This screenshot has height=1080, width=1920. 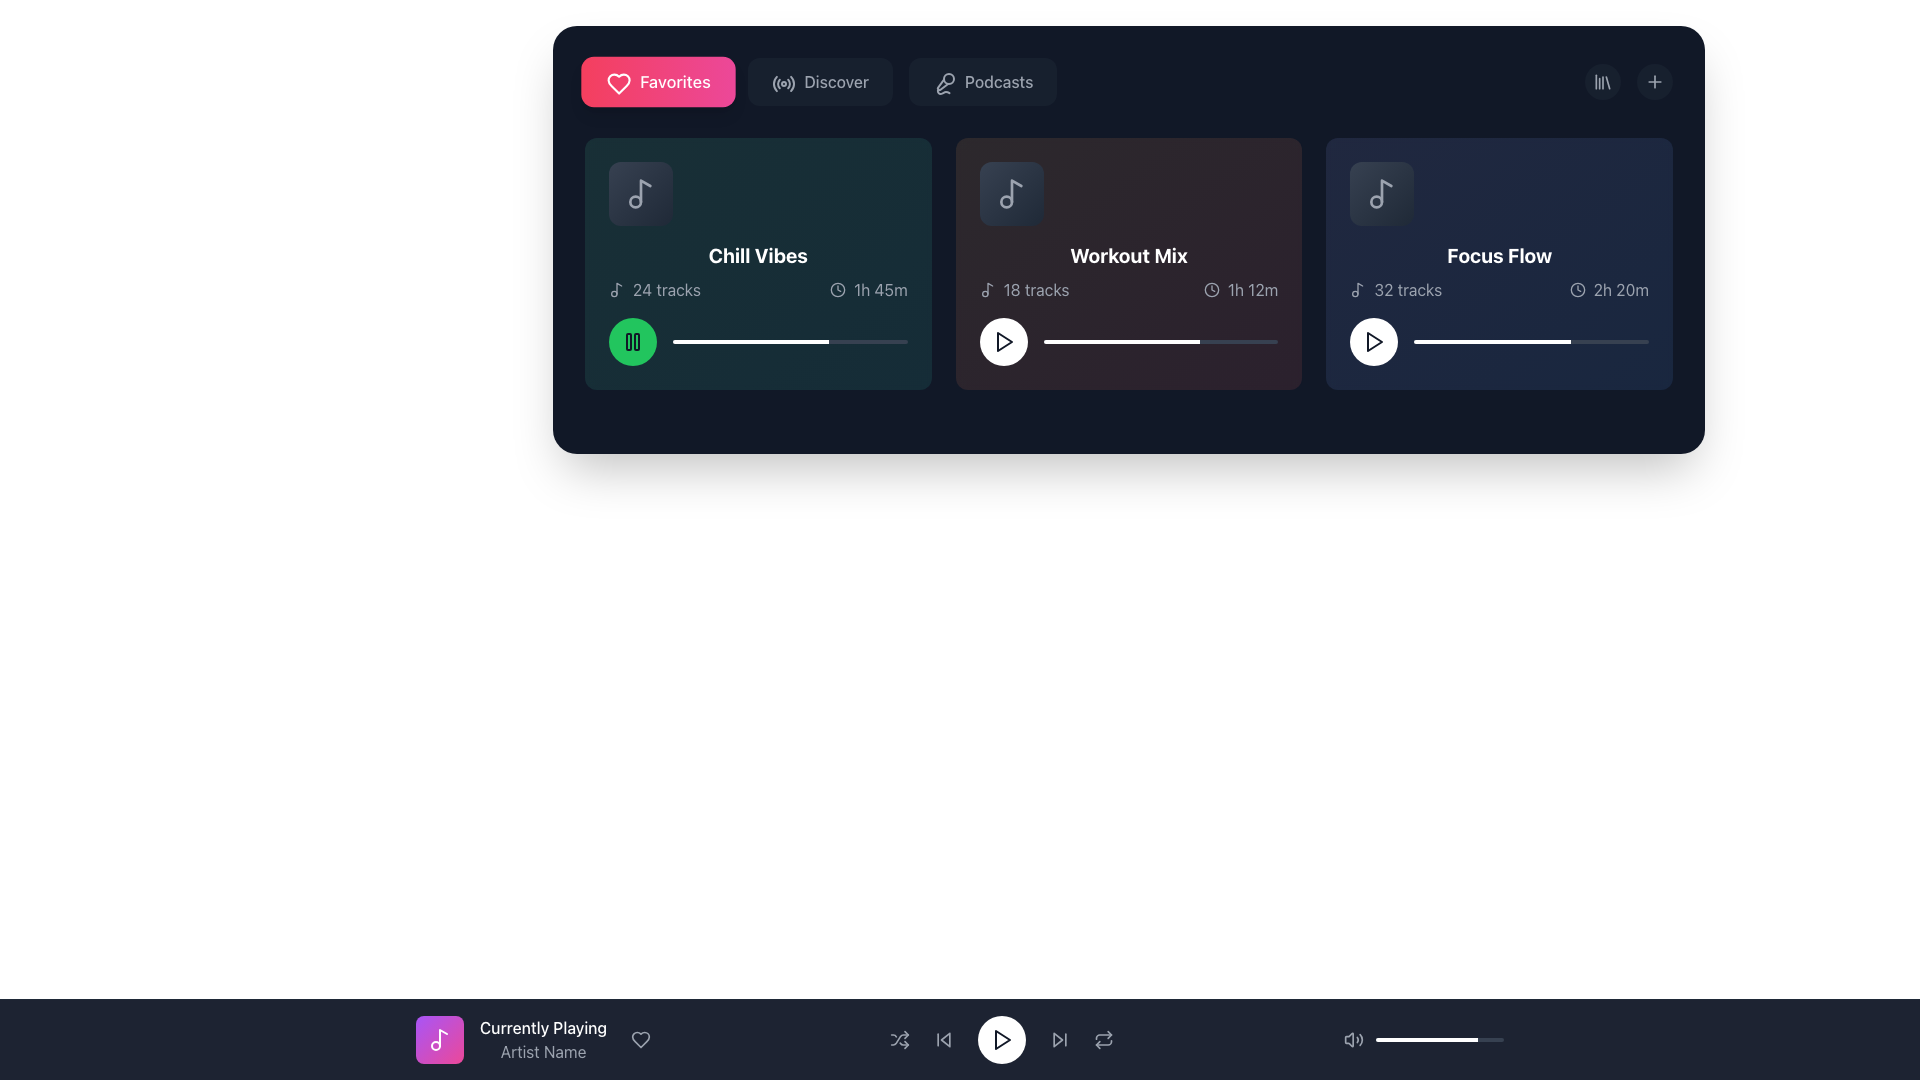 I want to click on the icon with vertical bars located in the top-right corner of the interface, so click(x=1603, y=80).